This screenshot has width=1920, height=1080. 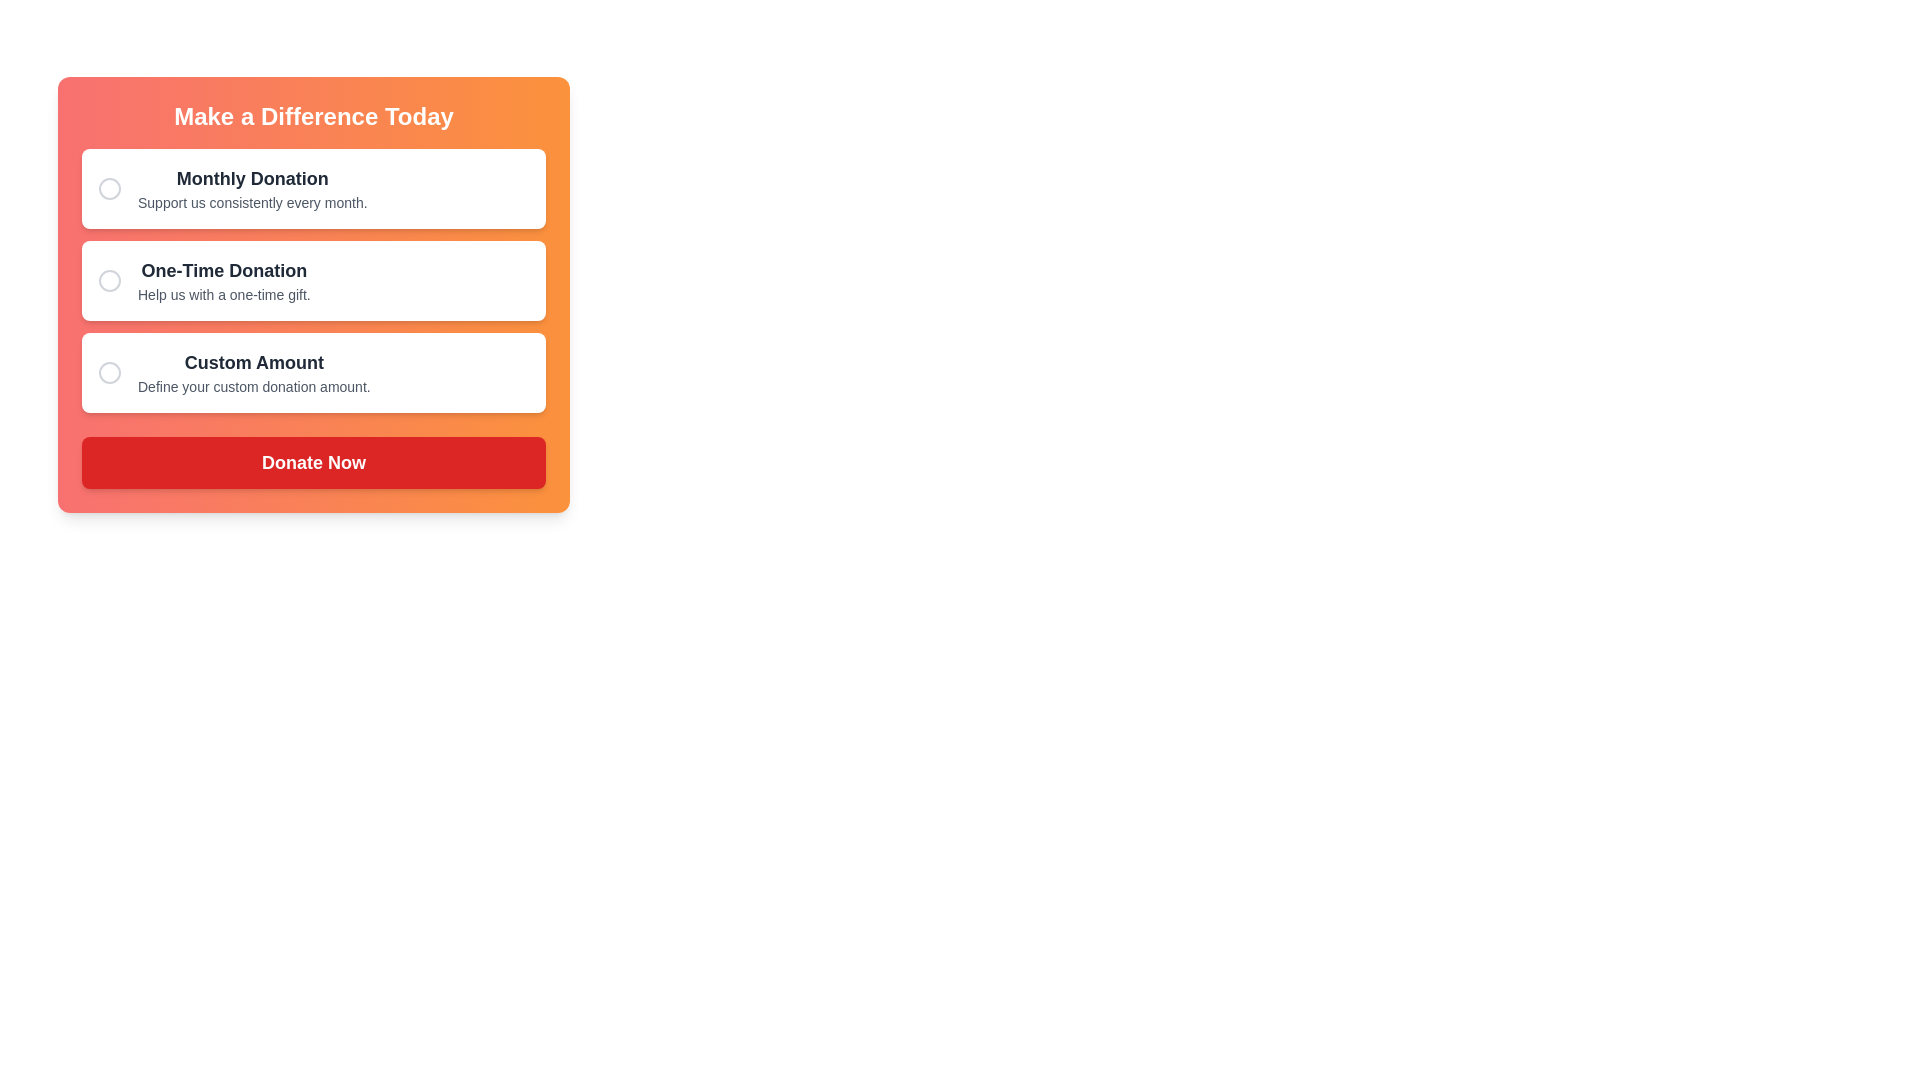 What do you see at coordinates (109, 281) in the screenshot?
I see `the light gray circular radio button indicator` at bounding box center [109, 281].